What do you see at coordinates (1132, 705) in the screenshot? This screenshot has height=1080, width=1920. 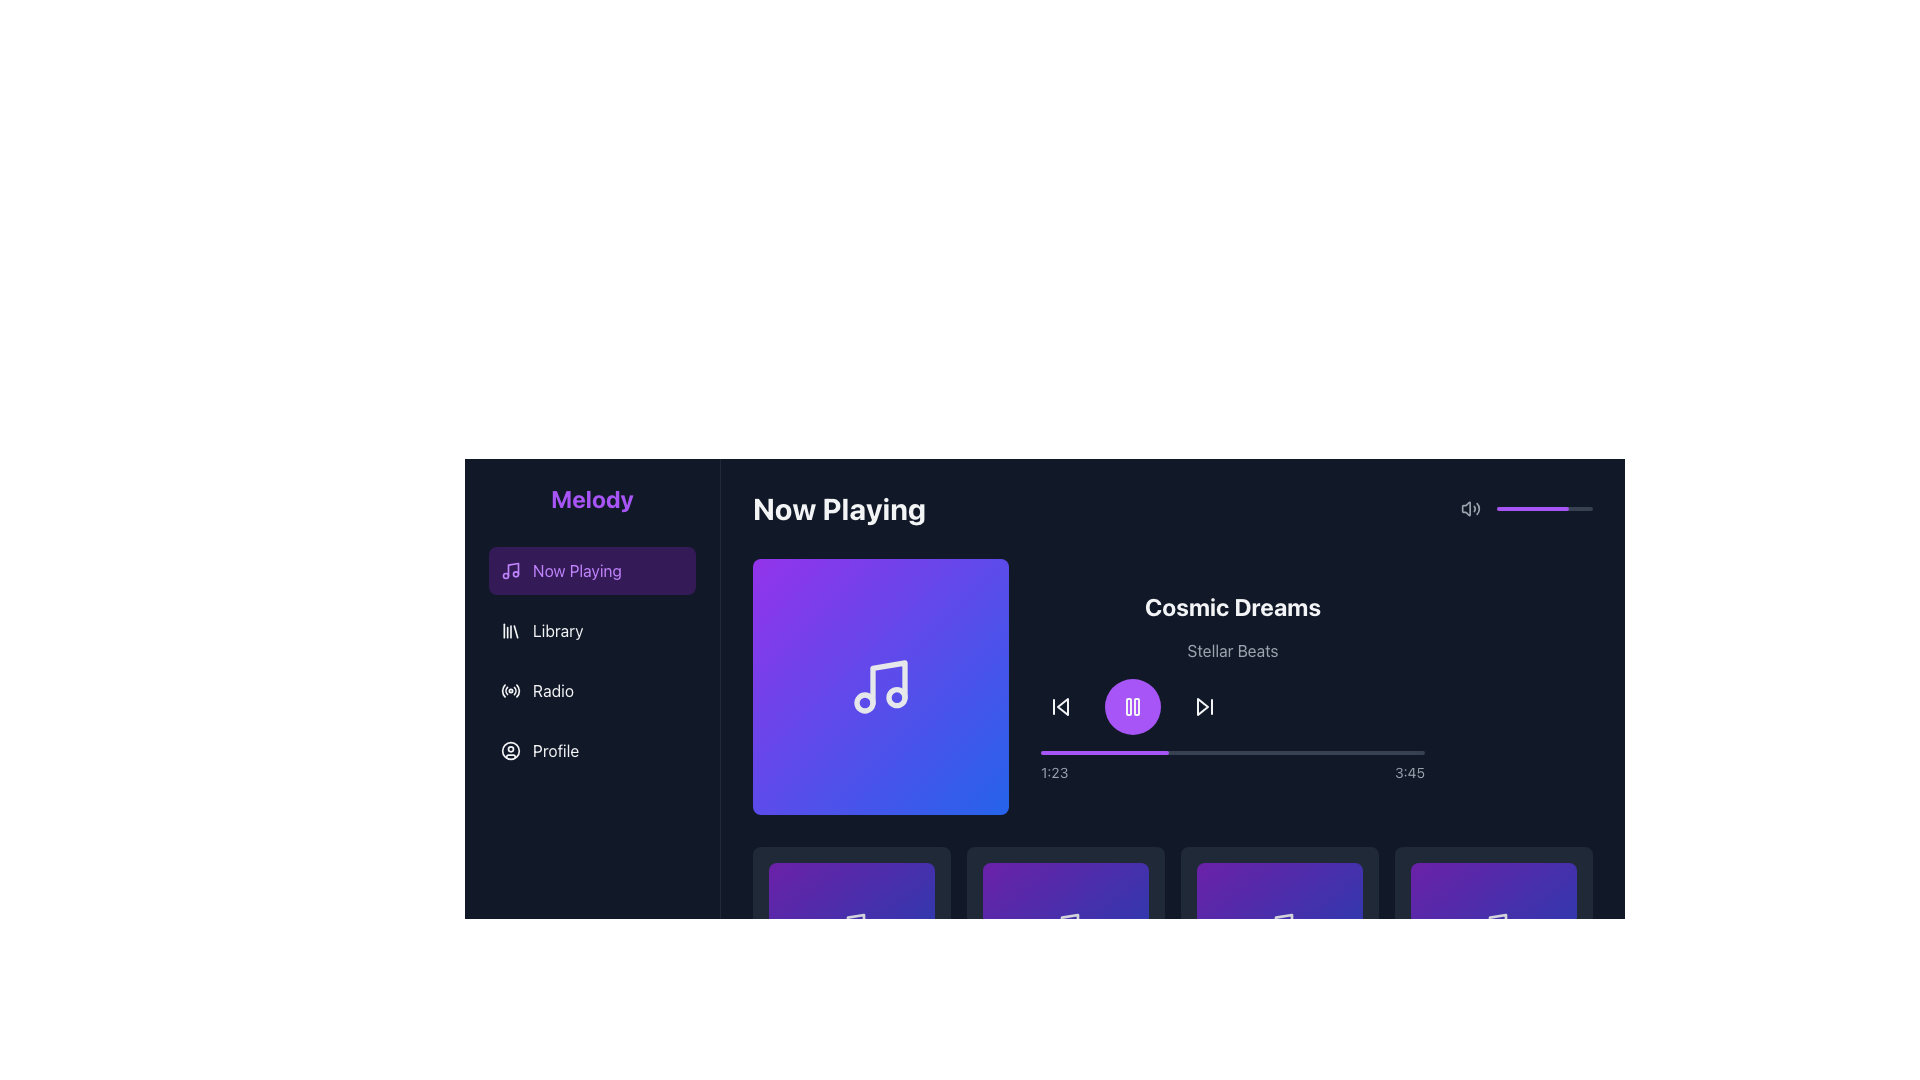 I see `the pause button located centrally among the playback controls` at bounding box center [1132, 705].